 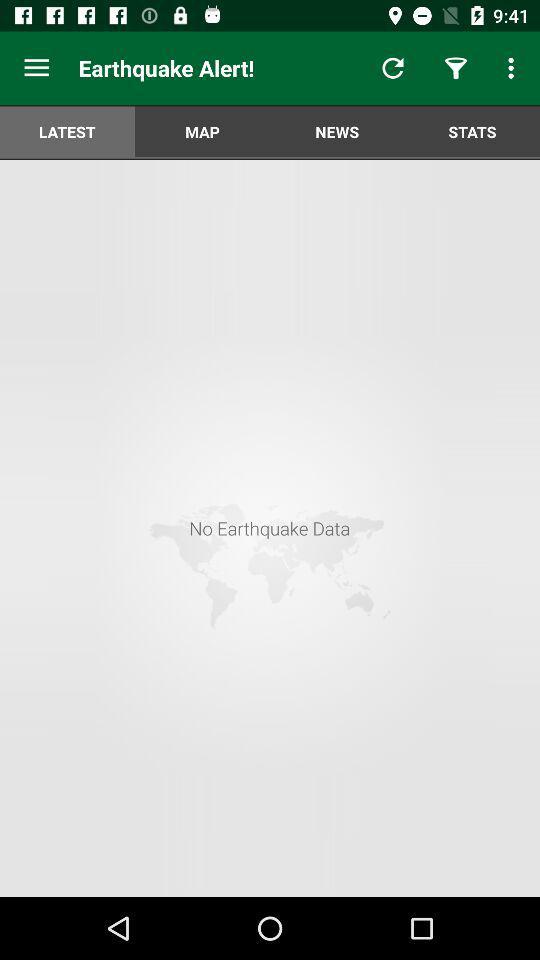 I want to click on the app to the right of earthquake alert! item, so click(x=393, y=68).